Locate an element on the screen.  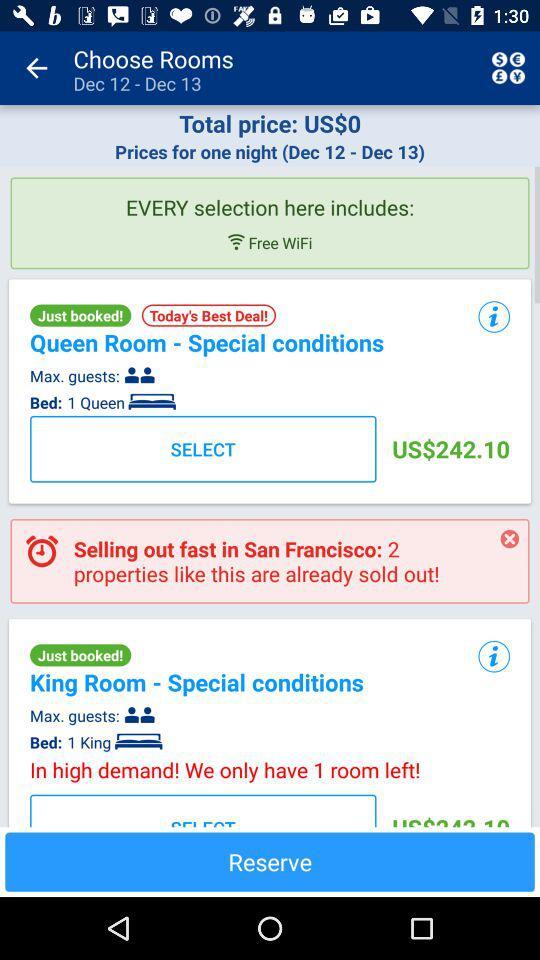
the icon above the us$242.10 is located at coordinates (493, 656).